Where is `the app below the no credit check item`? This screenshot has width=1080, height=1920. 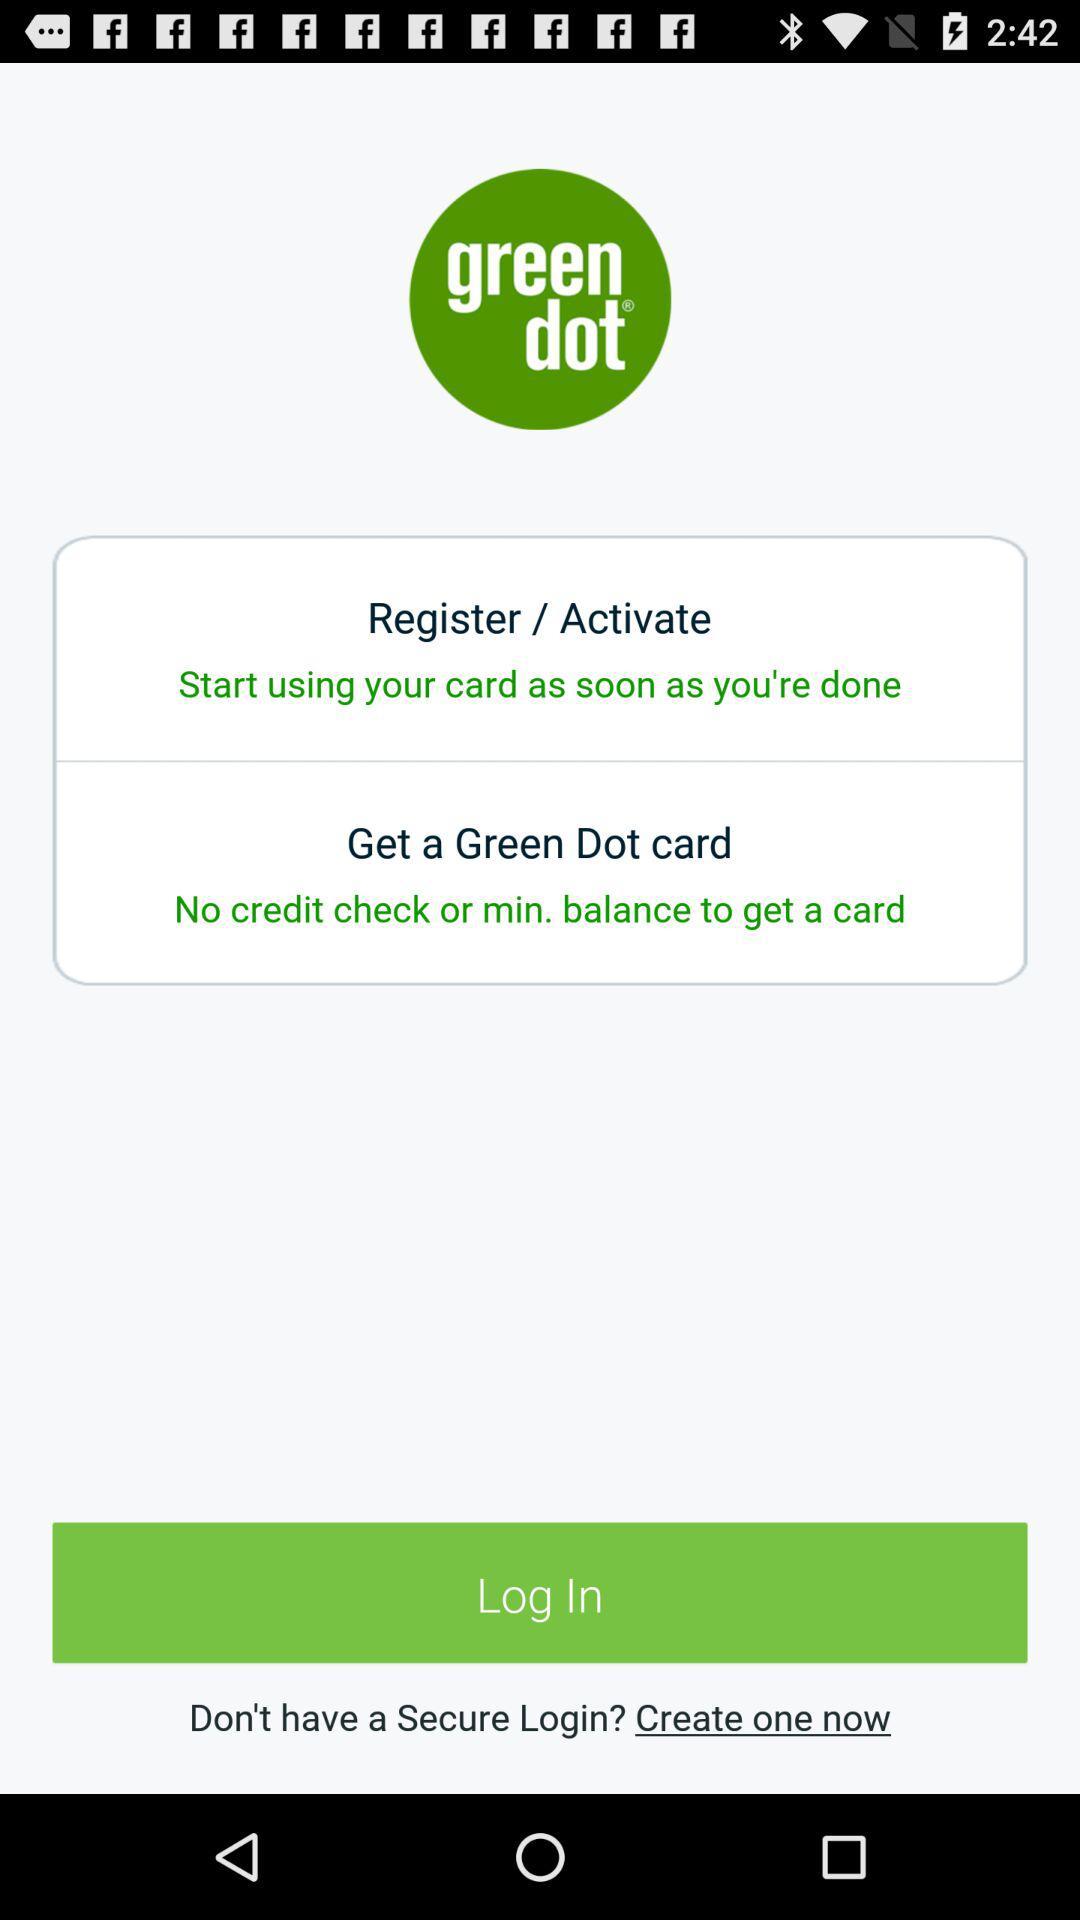
the app below the no credit check item is located at coordinates (540, 1593).